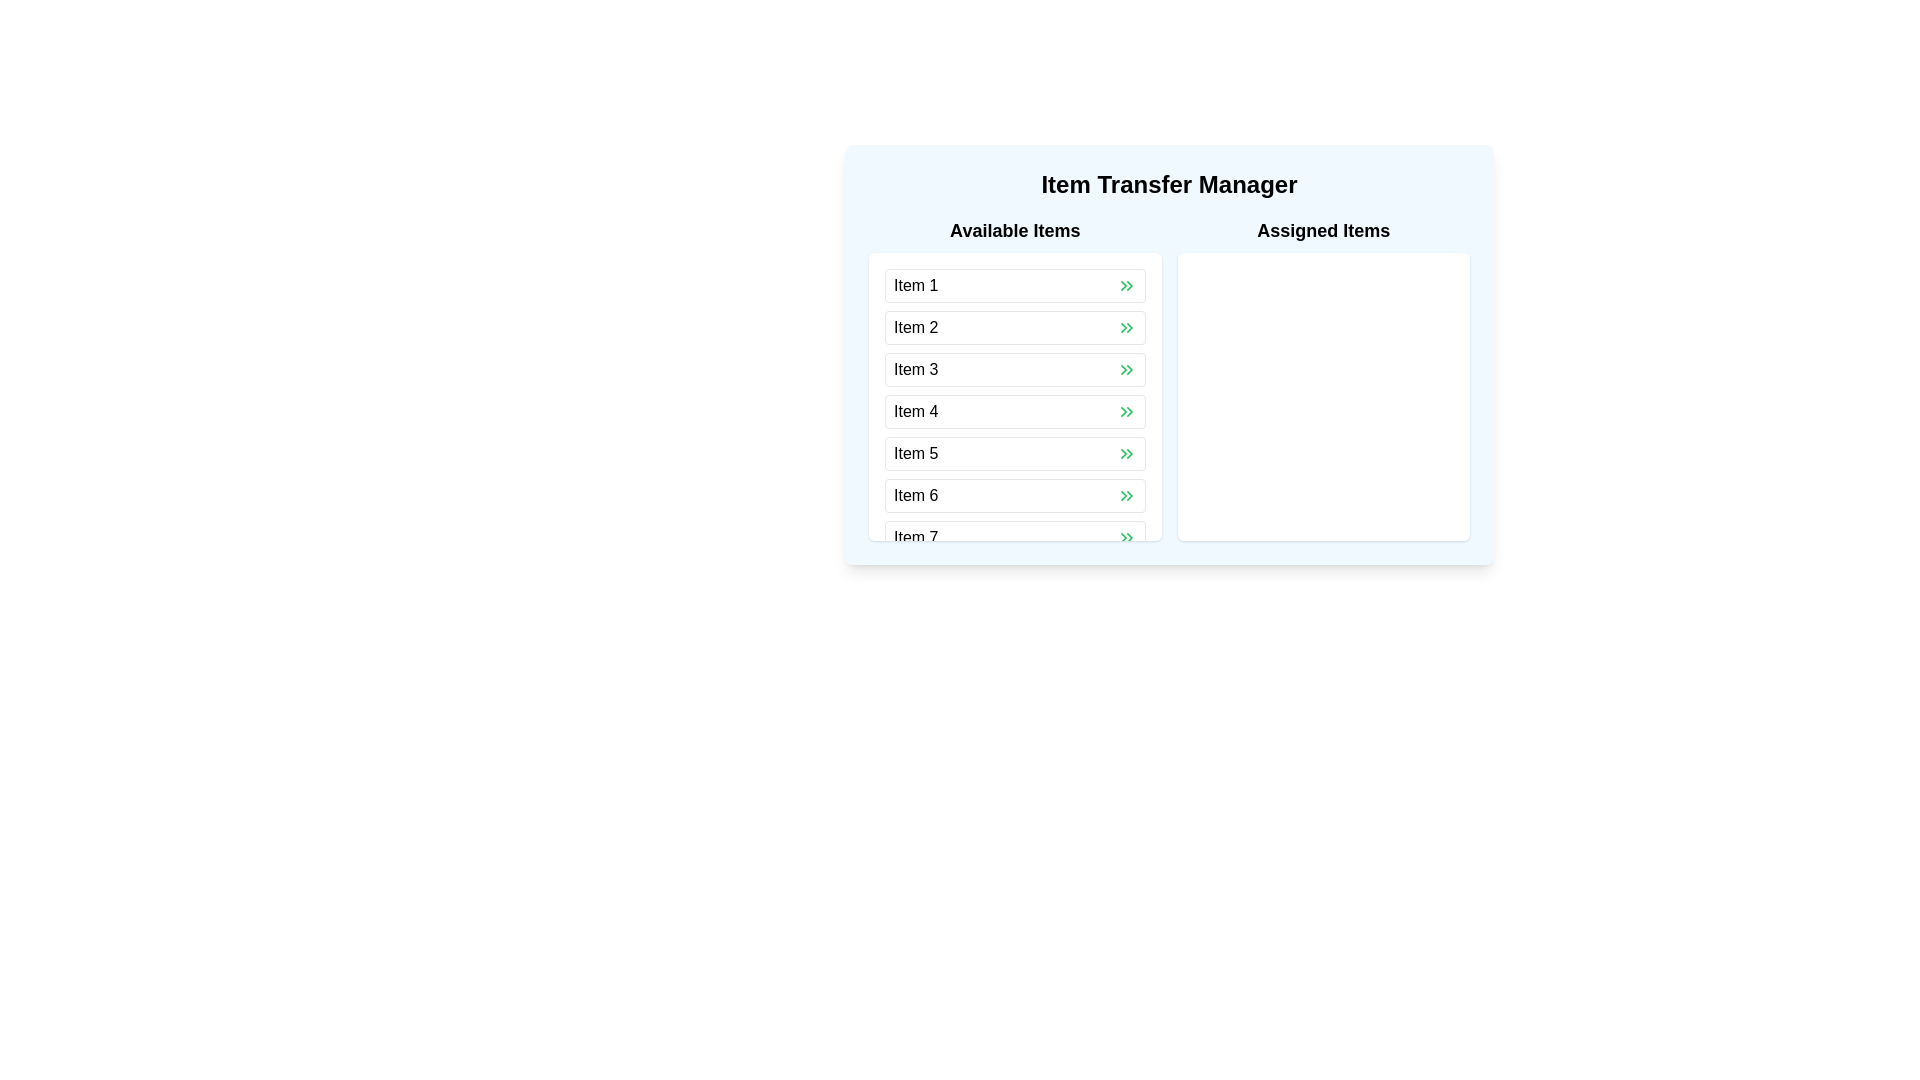 This screenshot has height=1080, width=1920. What do you see at coordinates (915, 285) in the screenshot?
I see `the text label 'Item 1' which is the first selectable item in the list under 'Available Items'` at bounding box center [915, 285].